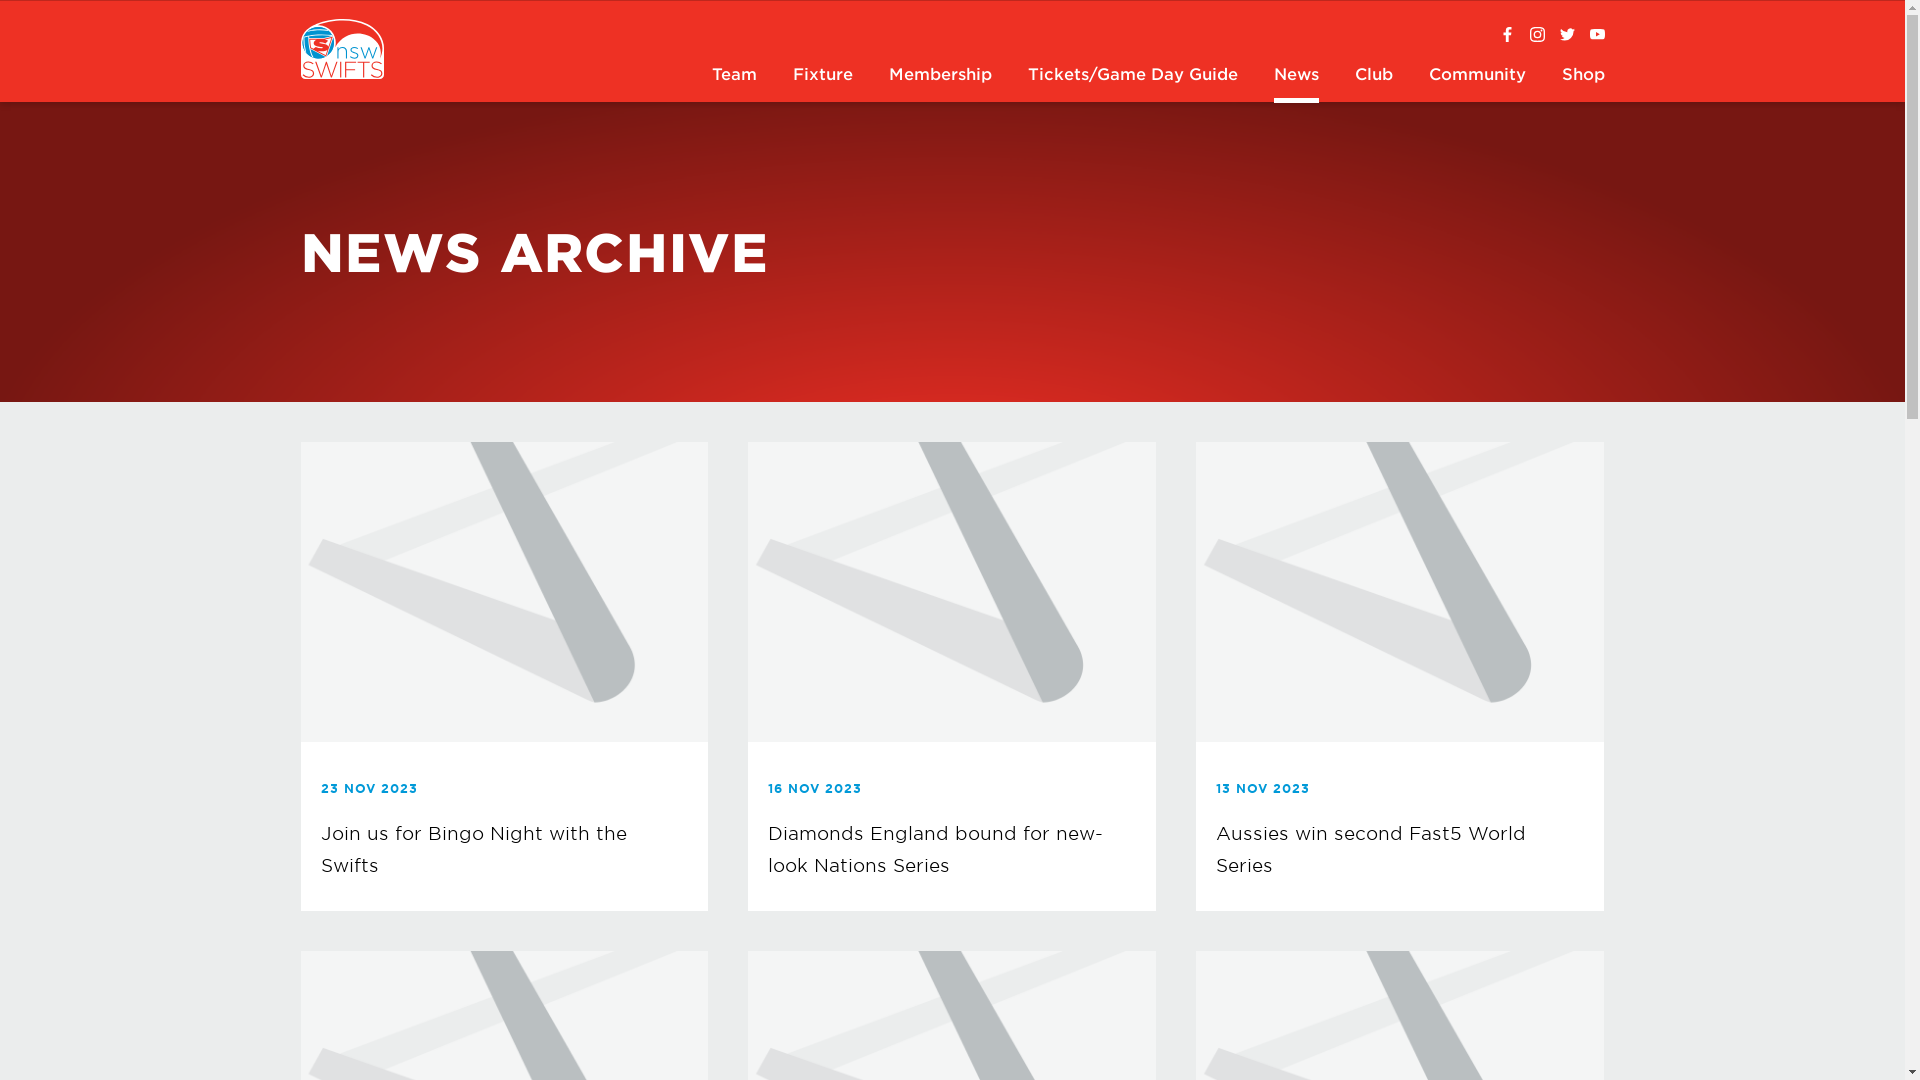 The height and width of the screenshot is (1080, 1920). I want to click on '@nswswifts', so click(1536, 34).